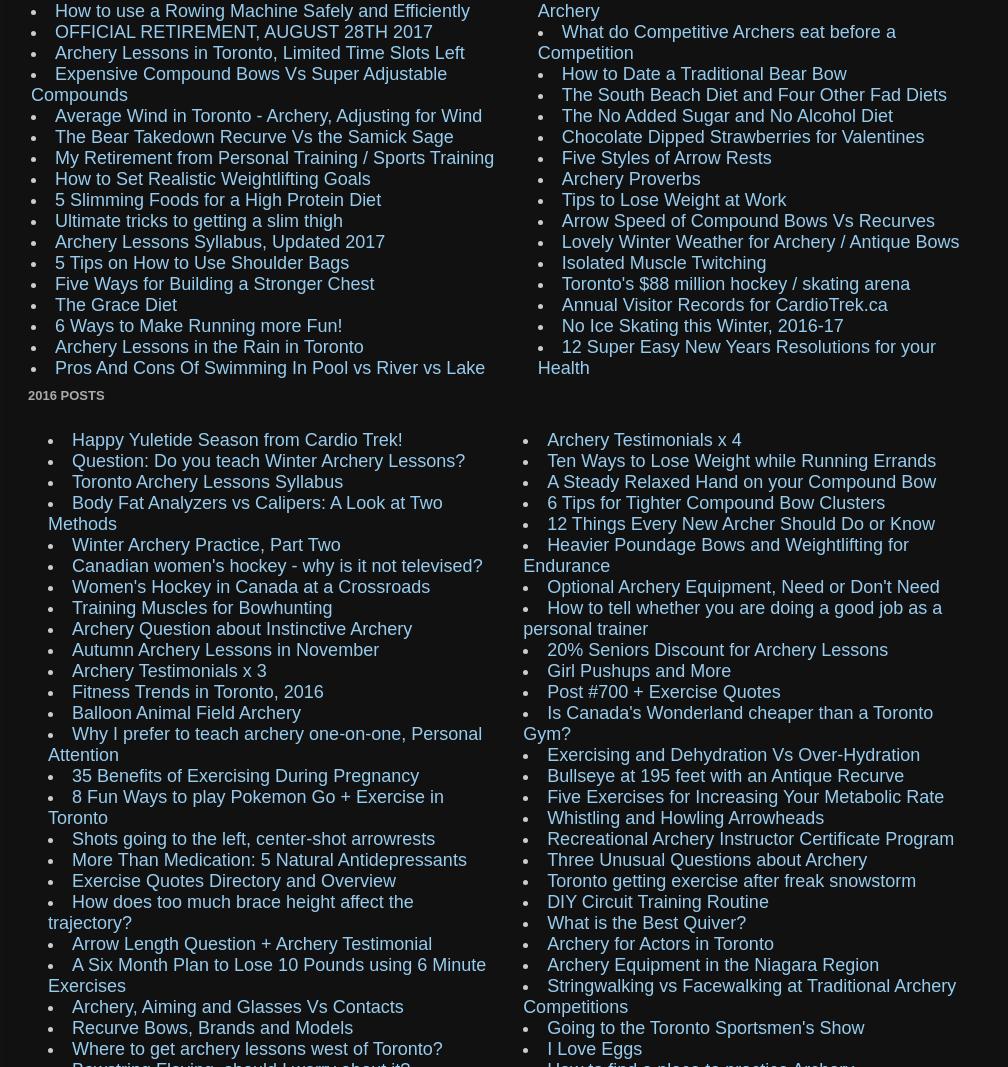  I want to click on 'Question: Do you teach Winter Archery Lessons?', so click(71, 458).